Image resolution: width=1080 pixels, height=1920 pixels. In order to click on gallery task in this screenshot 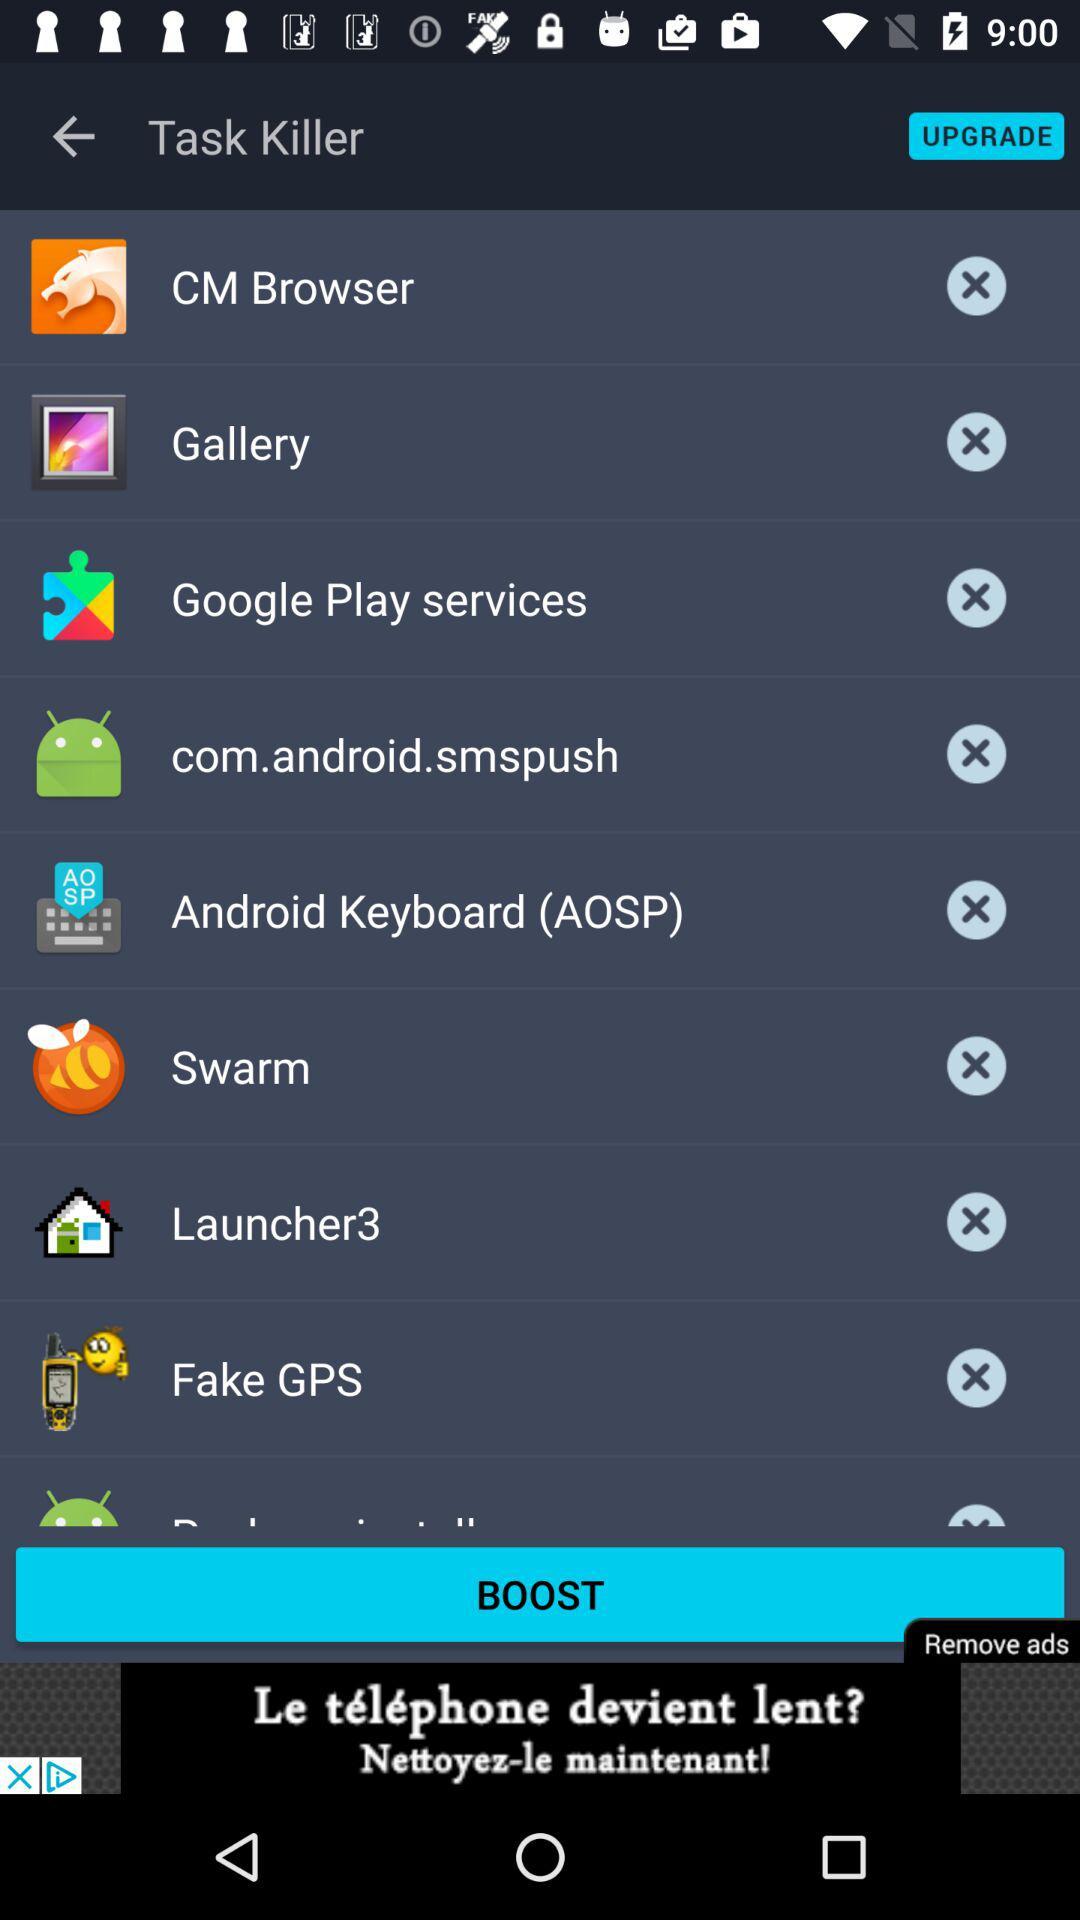, I will do `click(976, 441)`.